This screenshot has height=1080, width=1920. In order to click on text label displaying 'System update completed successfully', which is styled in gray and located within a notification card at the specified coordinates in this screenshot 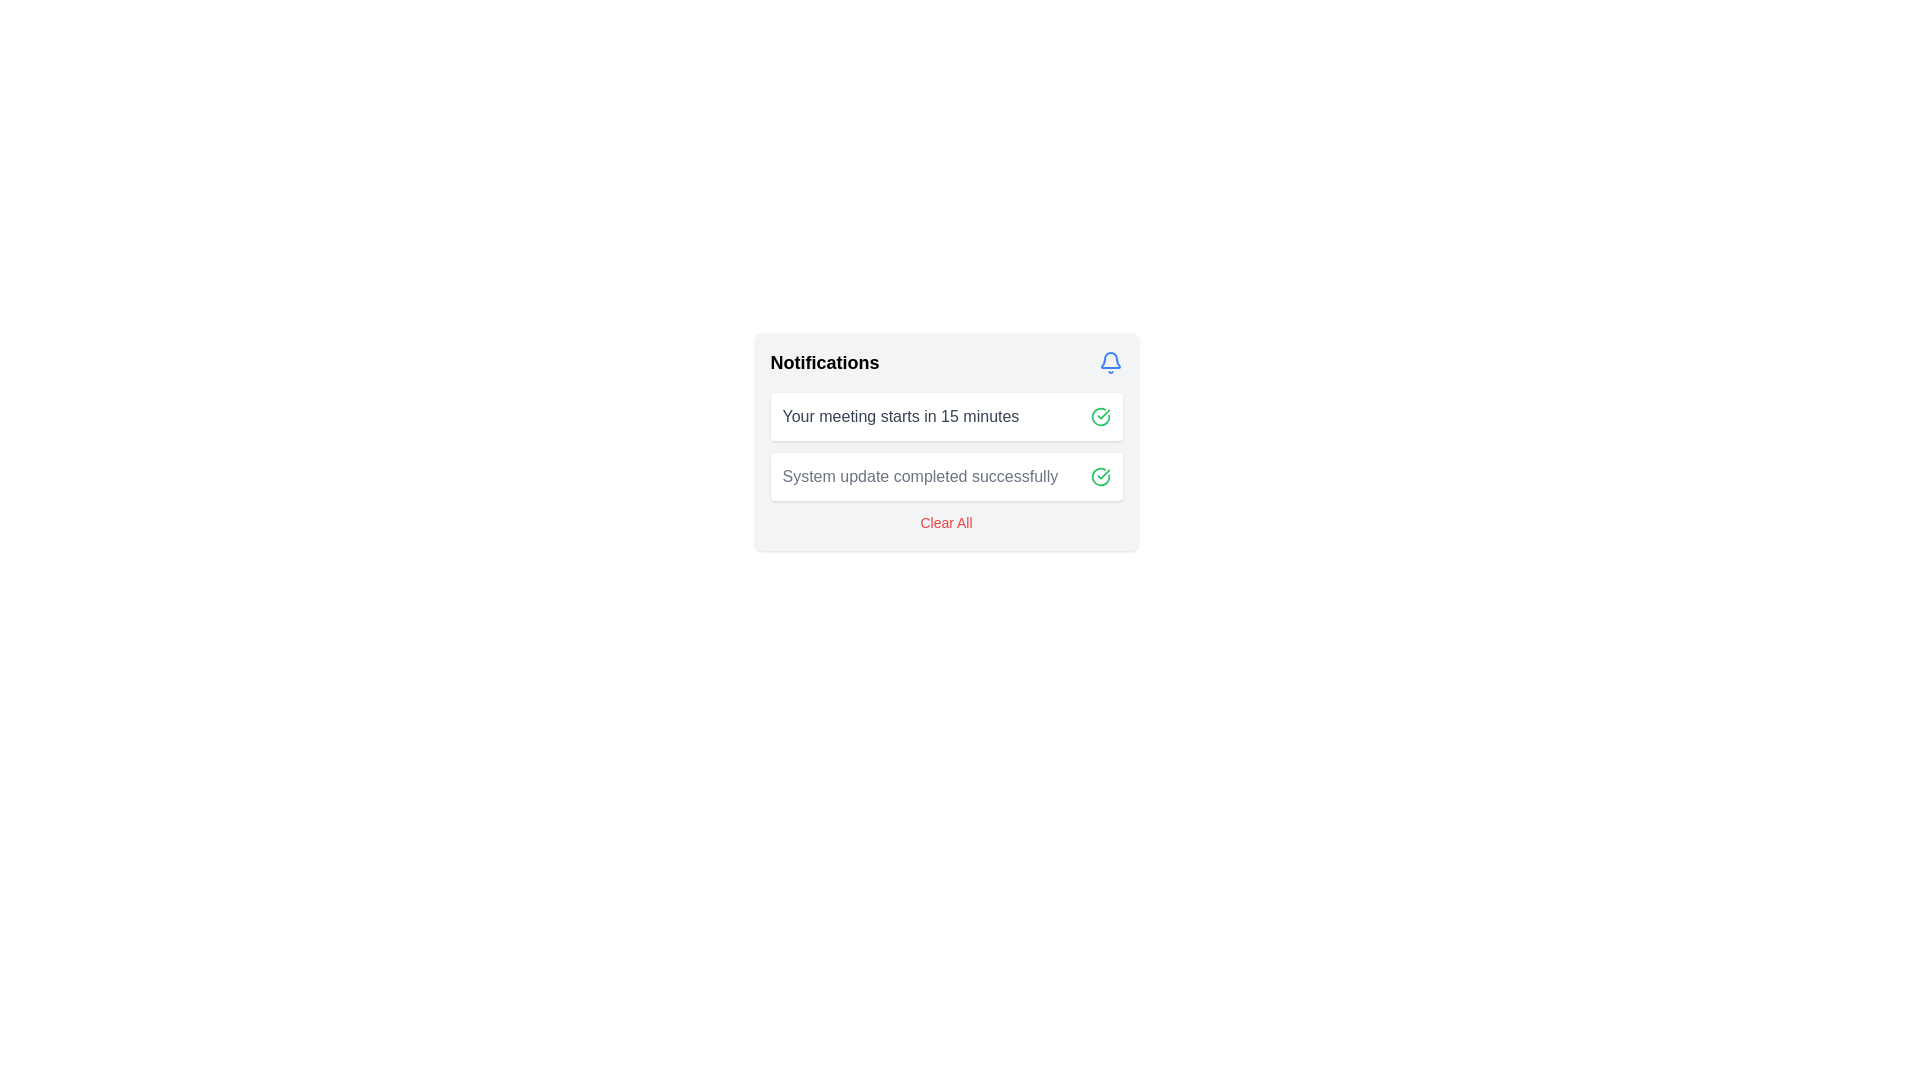, I will do `click(919, 477)`.